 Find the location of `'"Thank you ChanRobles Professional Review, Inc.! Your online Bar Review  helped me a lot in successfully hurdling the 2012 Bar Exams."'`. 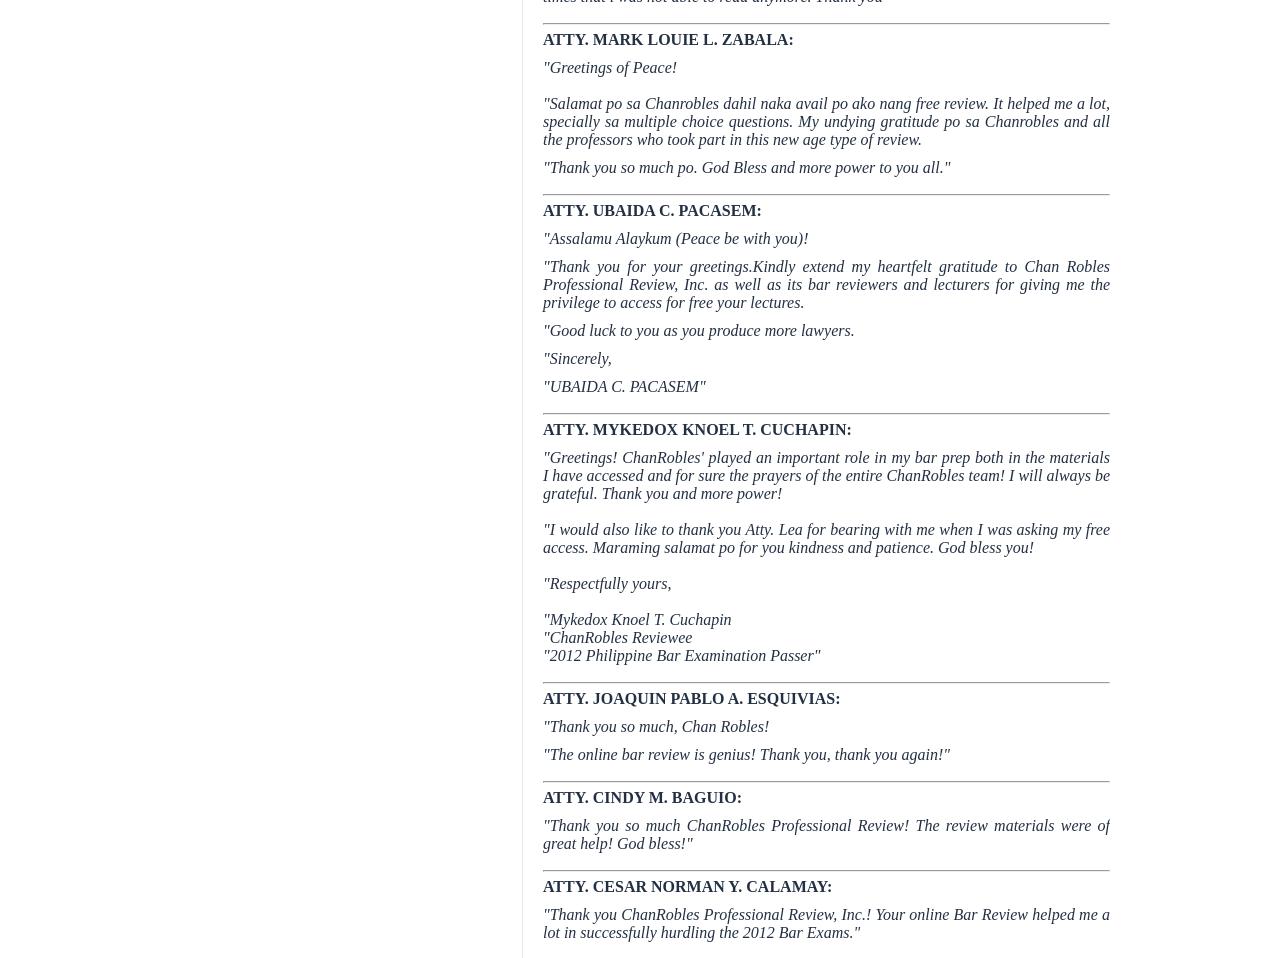

'"Thank you ChanRobles Professional Review, Inc.! Your online Bar Review  helped me a lot in successfully hurdling the 2012 Bar Exams."' is located at coordinates (826, 923).